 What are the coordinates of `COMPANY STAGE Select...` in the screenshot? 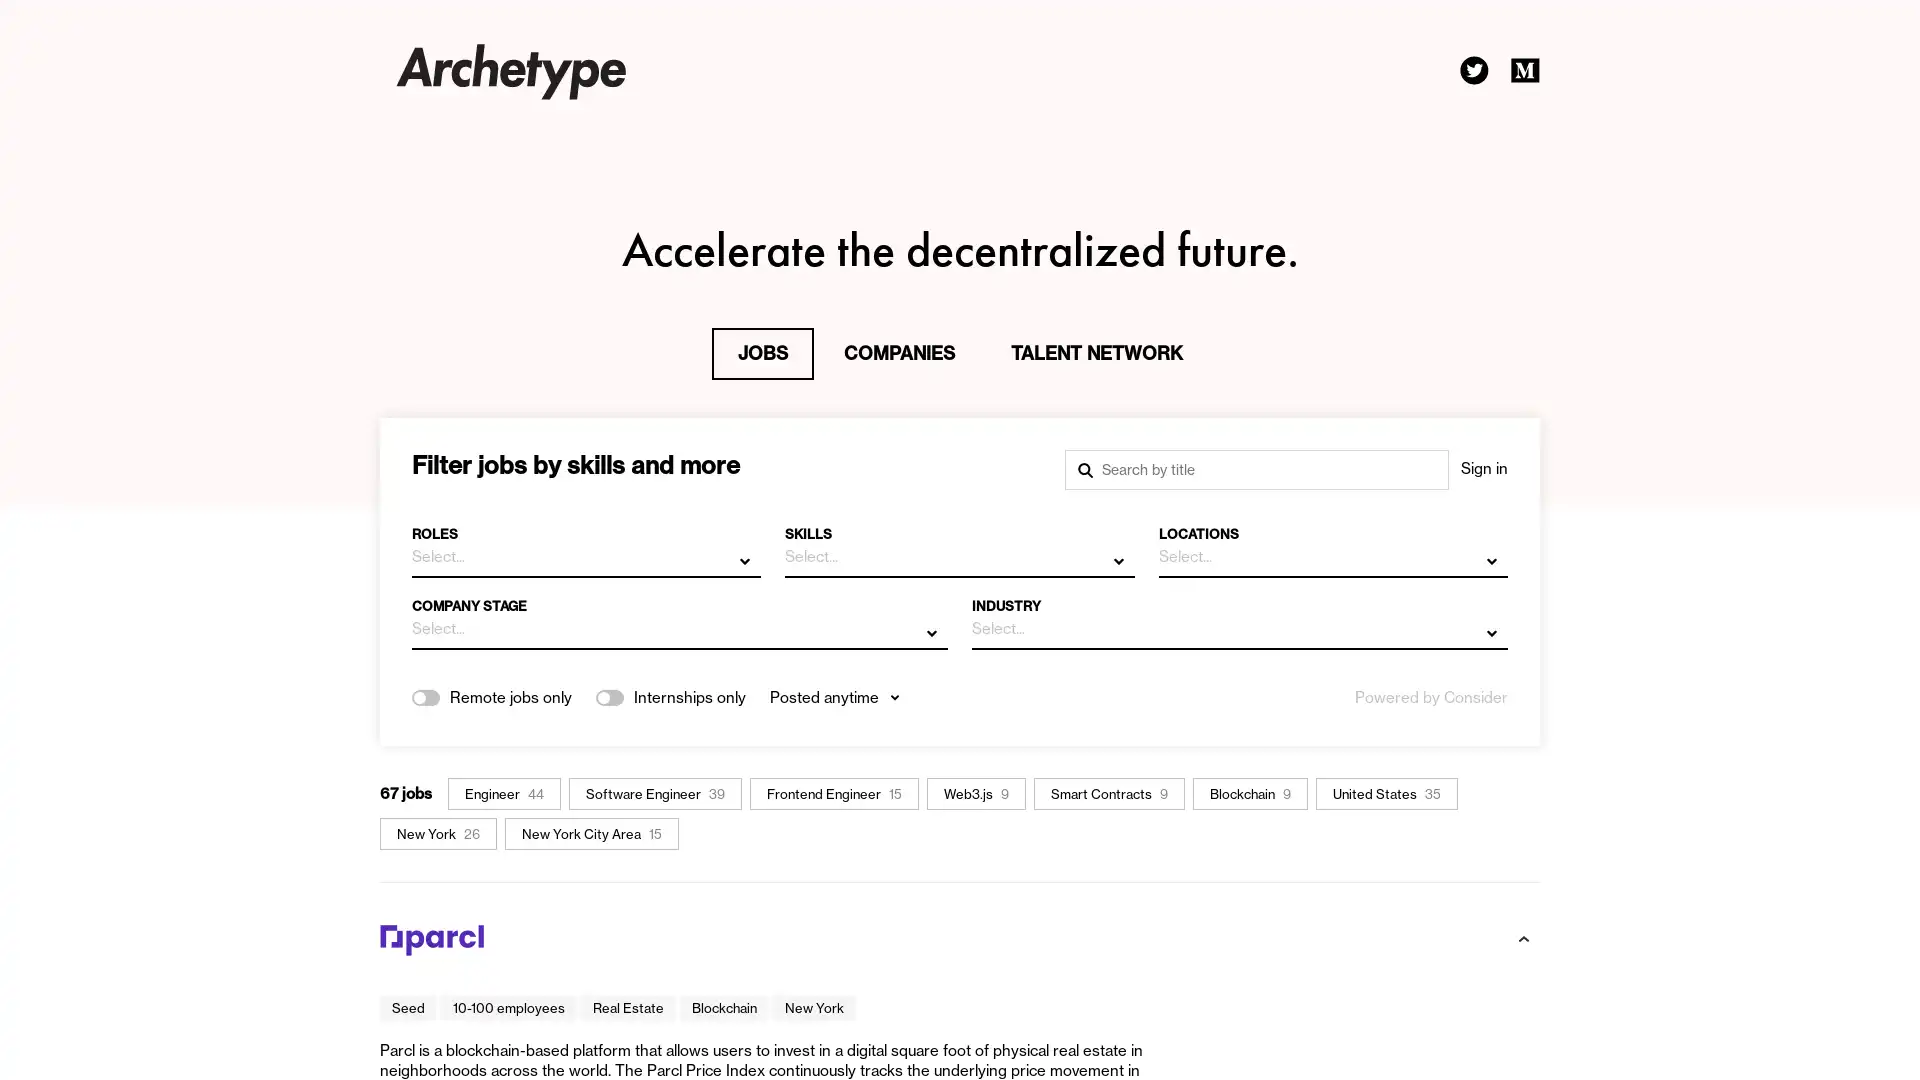 It's located at (680, 616).